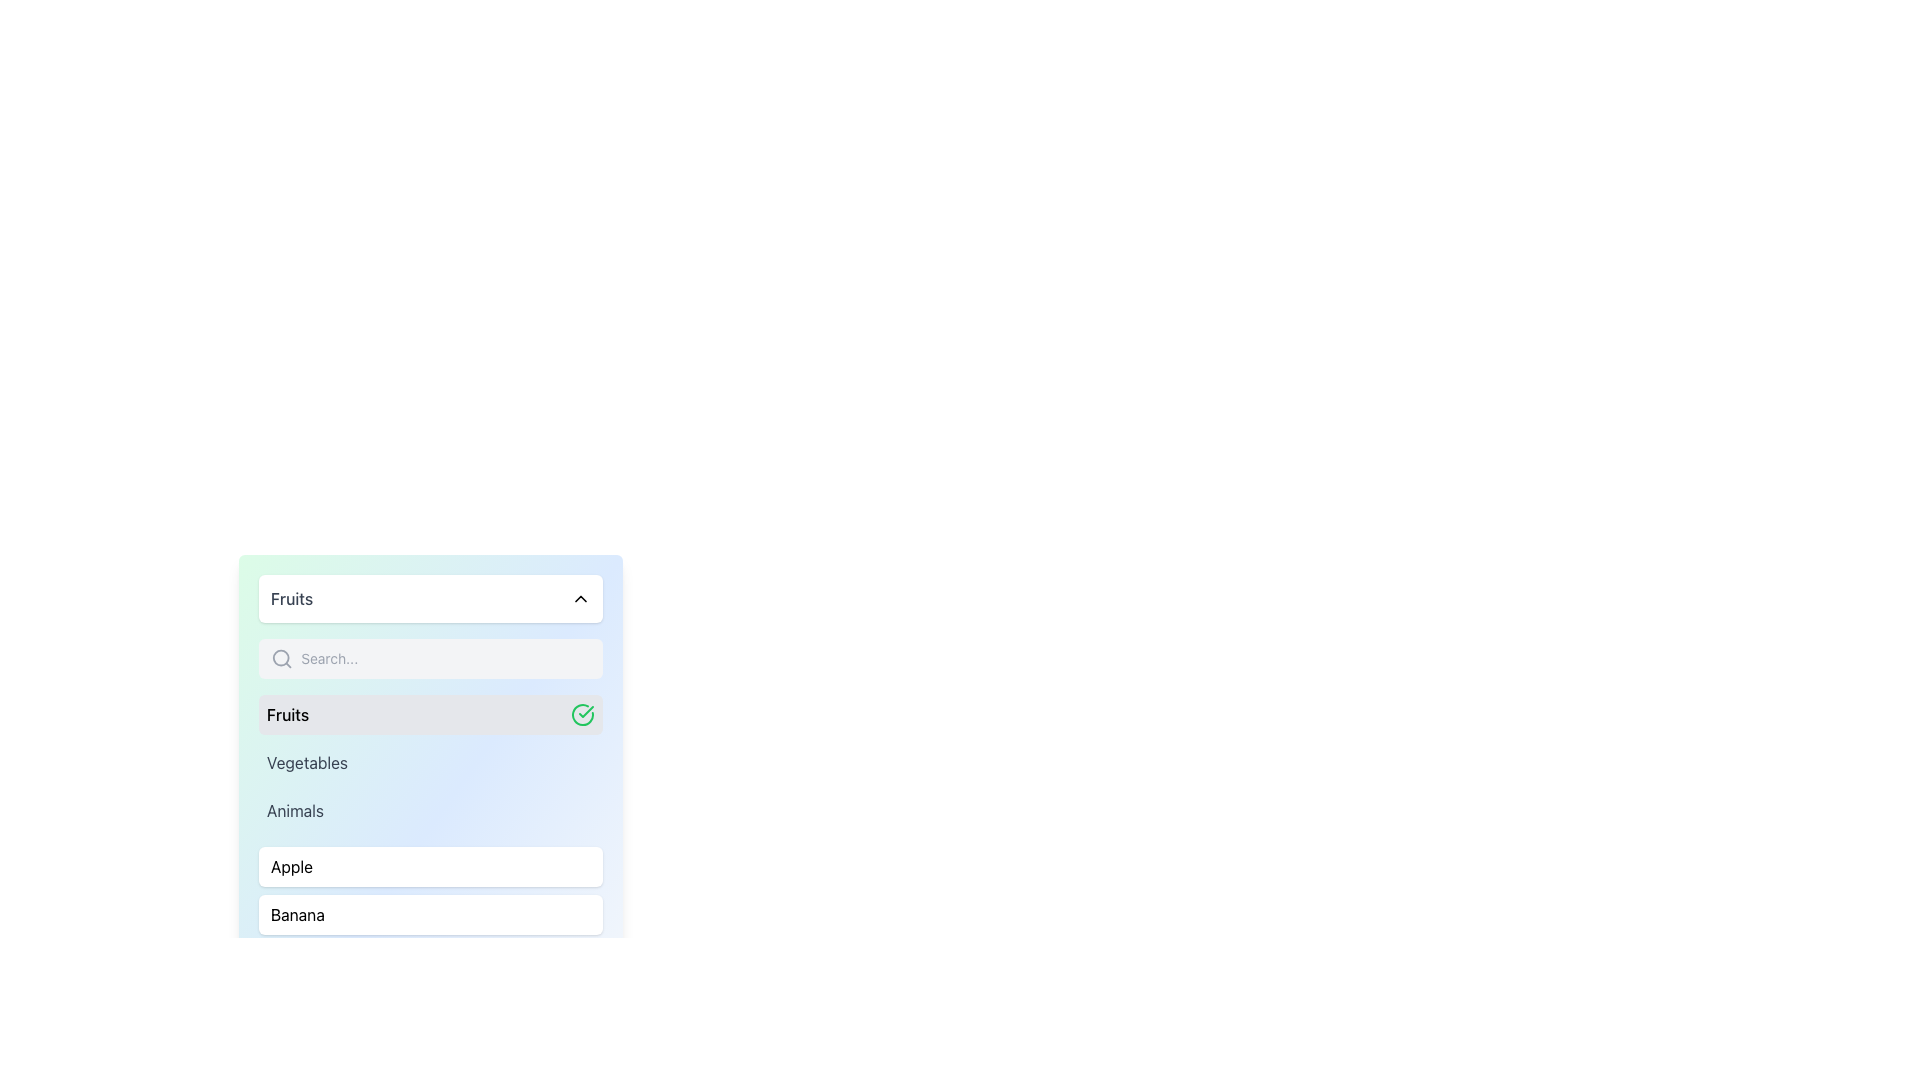 The width and height of the screenshot is (1920, 1080). I want to click on the 'Animals' text label, which is positioned below 'Vegetables' and above 'Apple' in the selectable options list, so click(294, 810).